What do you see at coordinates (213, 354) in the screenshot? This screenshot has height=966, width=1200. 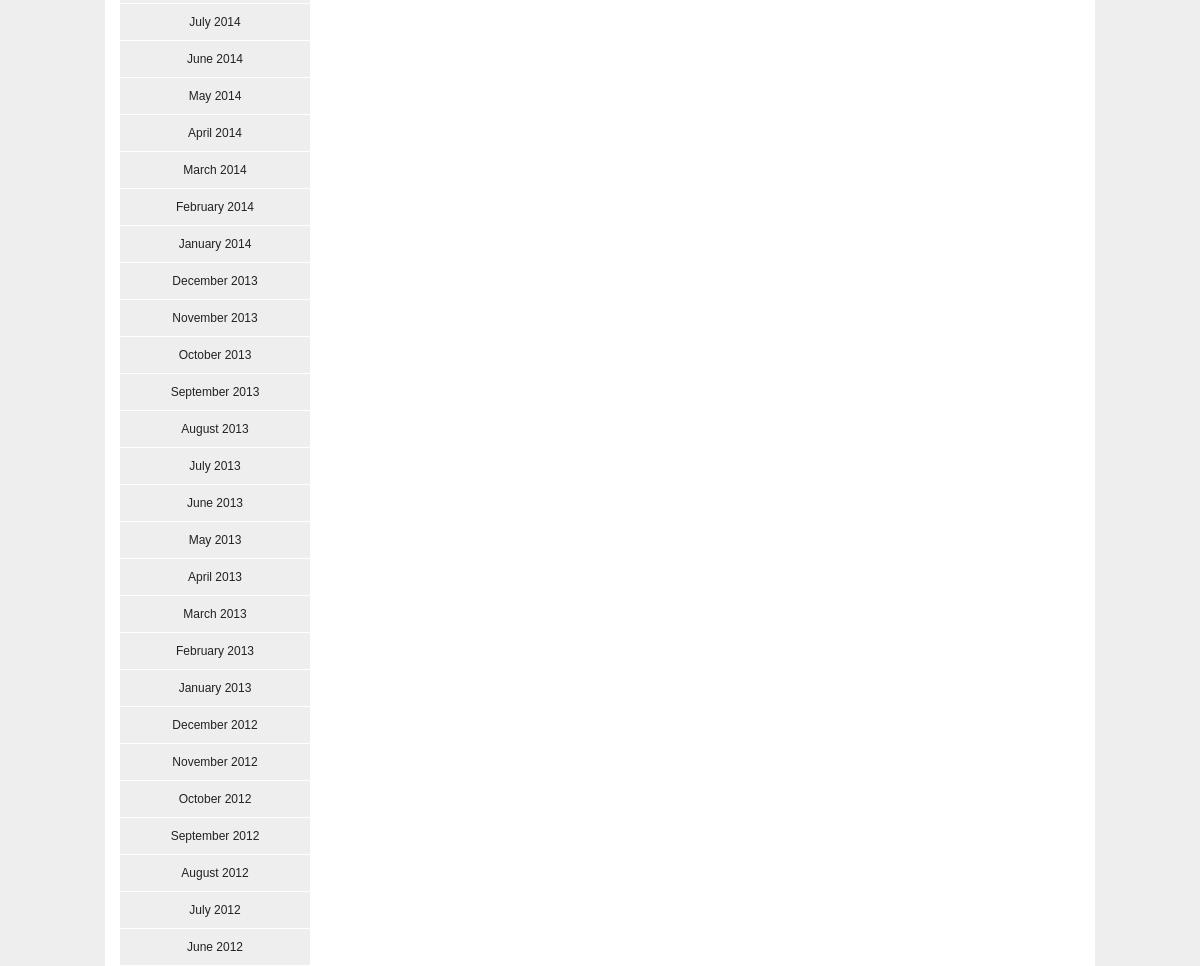 I see `'October 2013'` at bounding box center [213, 354].